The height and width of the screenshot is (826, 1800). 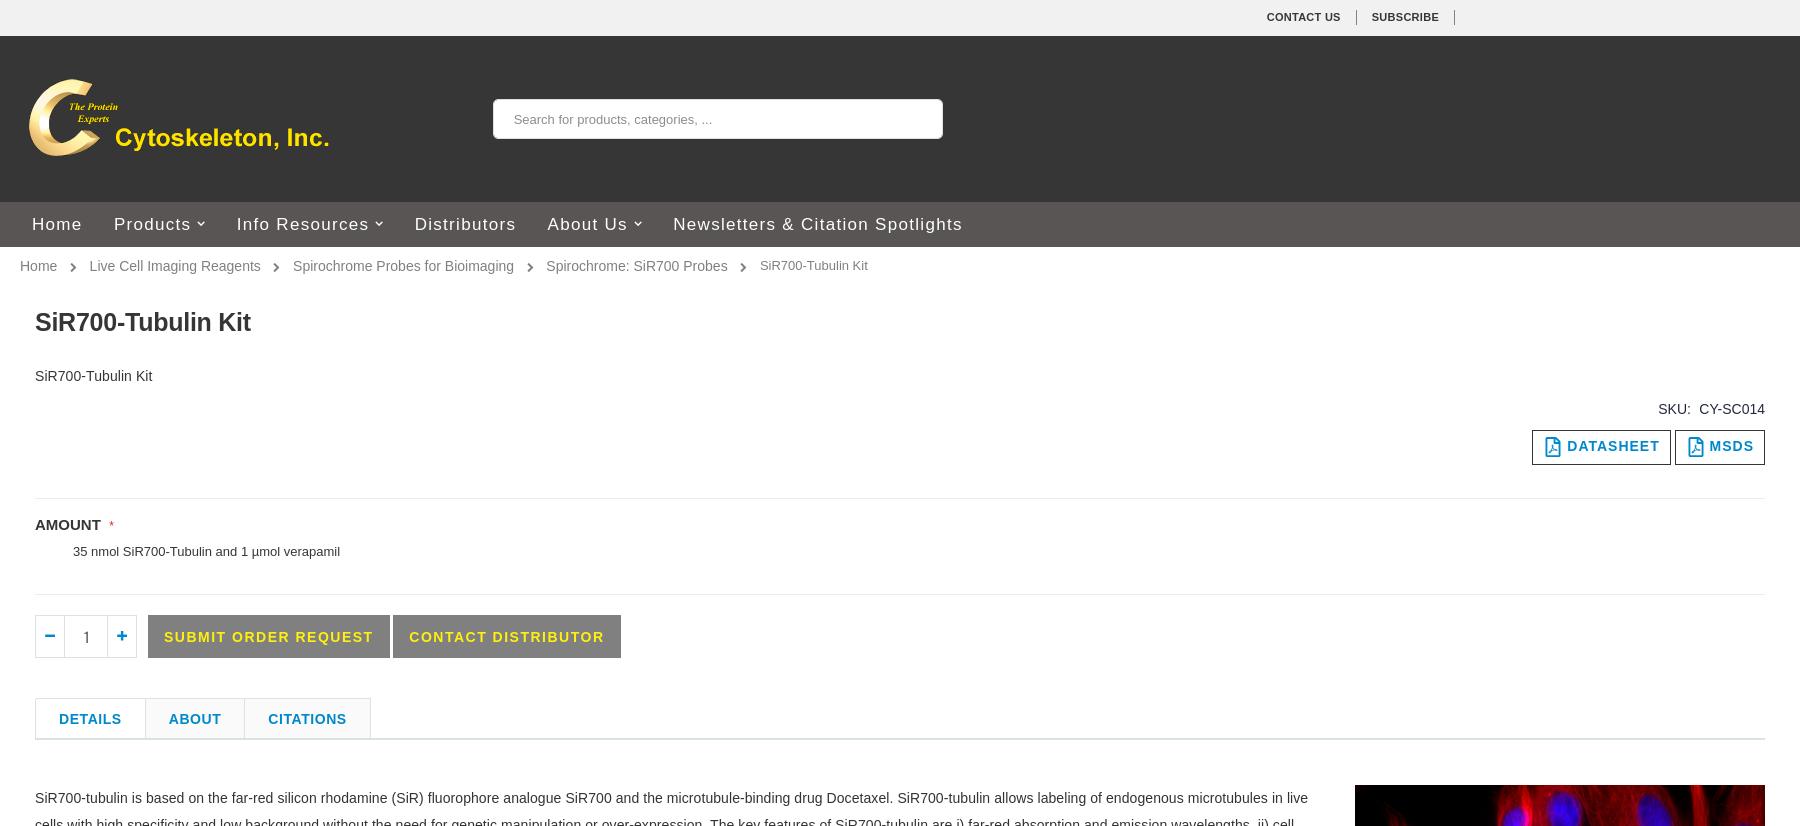 I want to click on 'Info Resources', so click(x=301, y=223).